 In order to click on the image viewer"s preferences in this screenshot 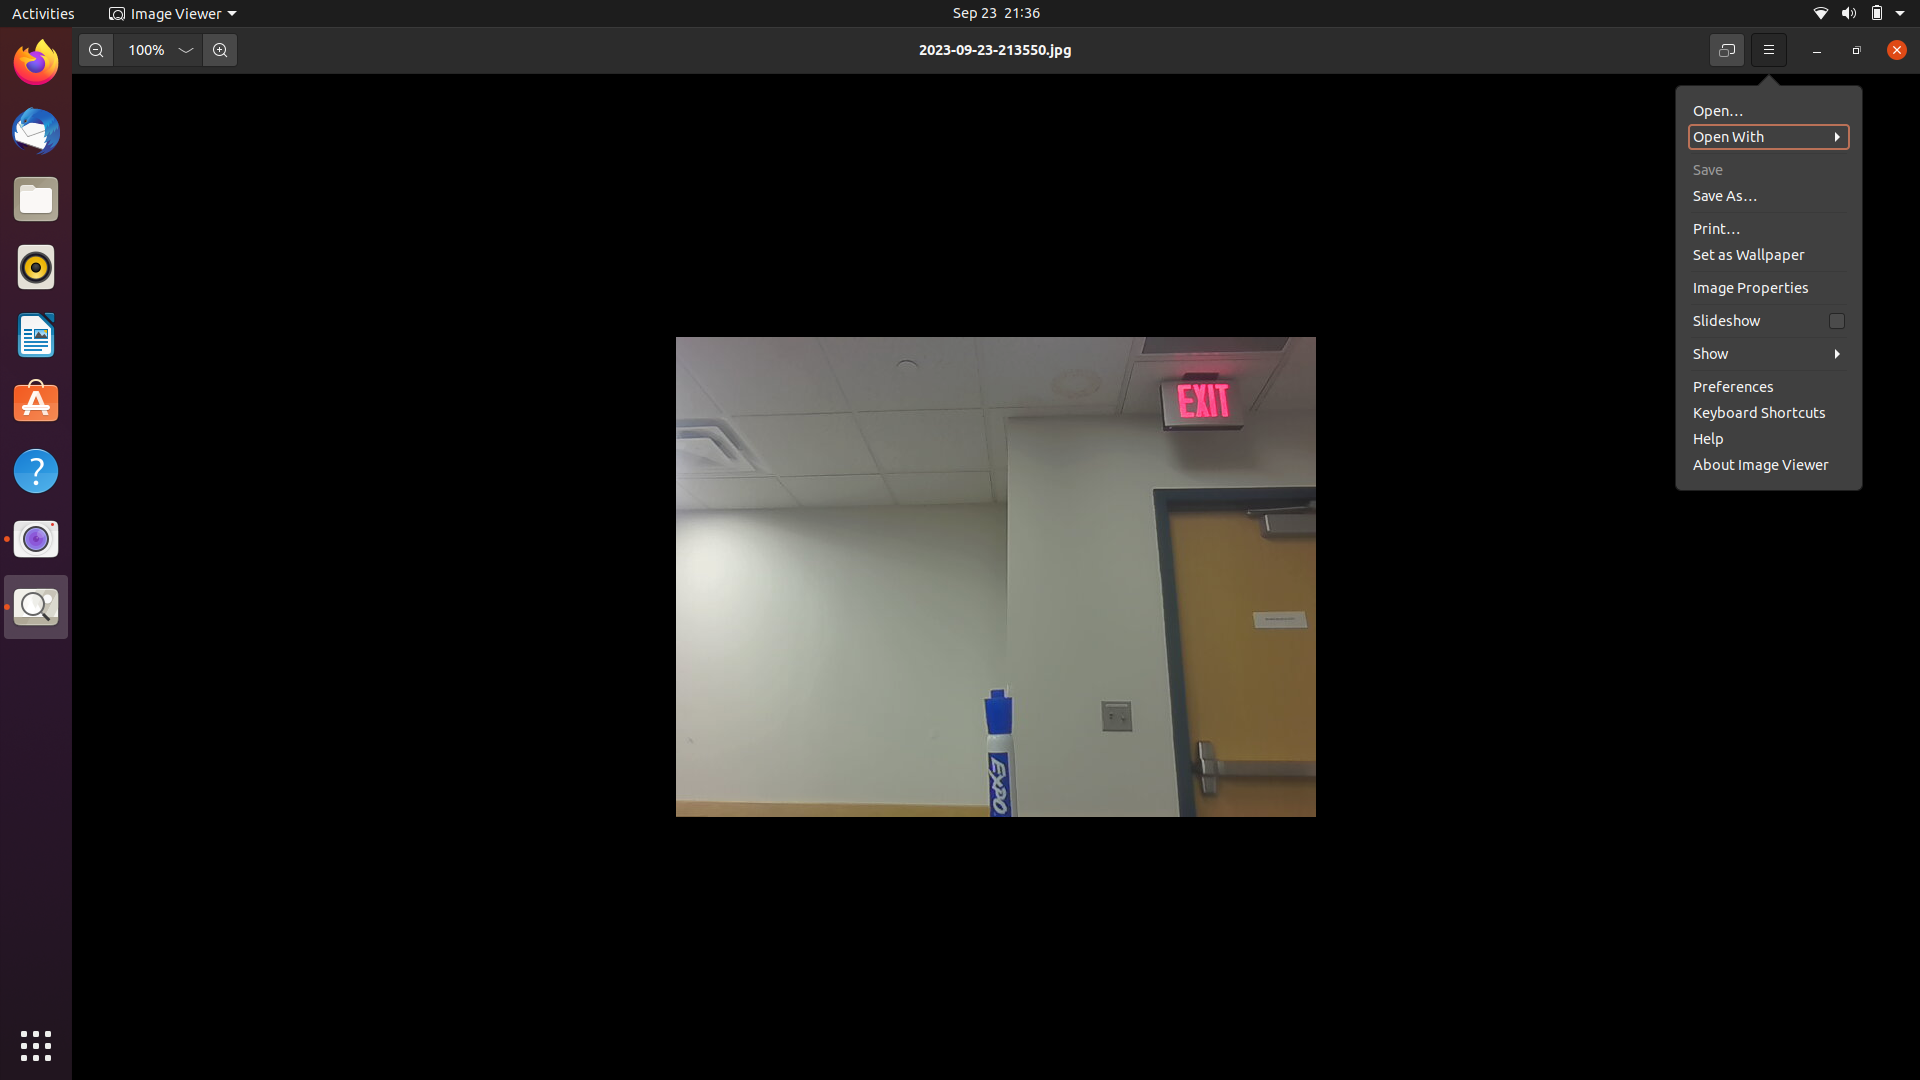, I will do `click(1761, 462)`.